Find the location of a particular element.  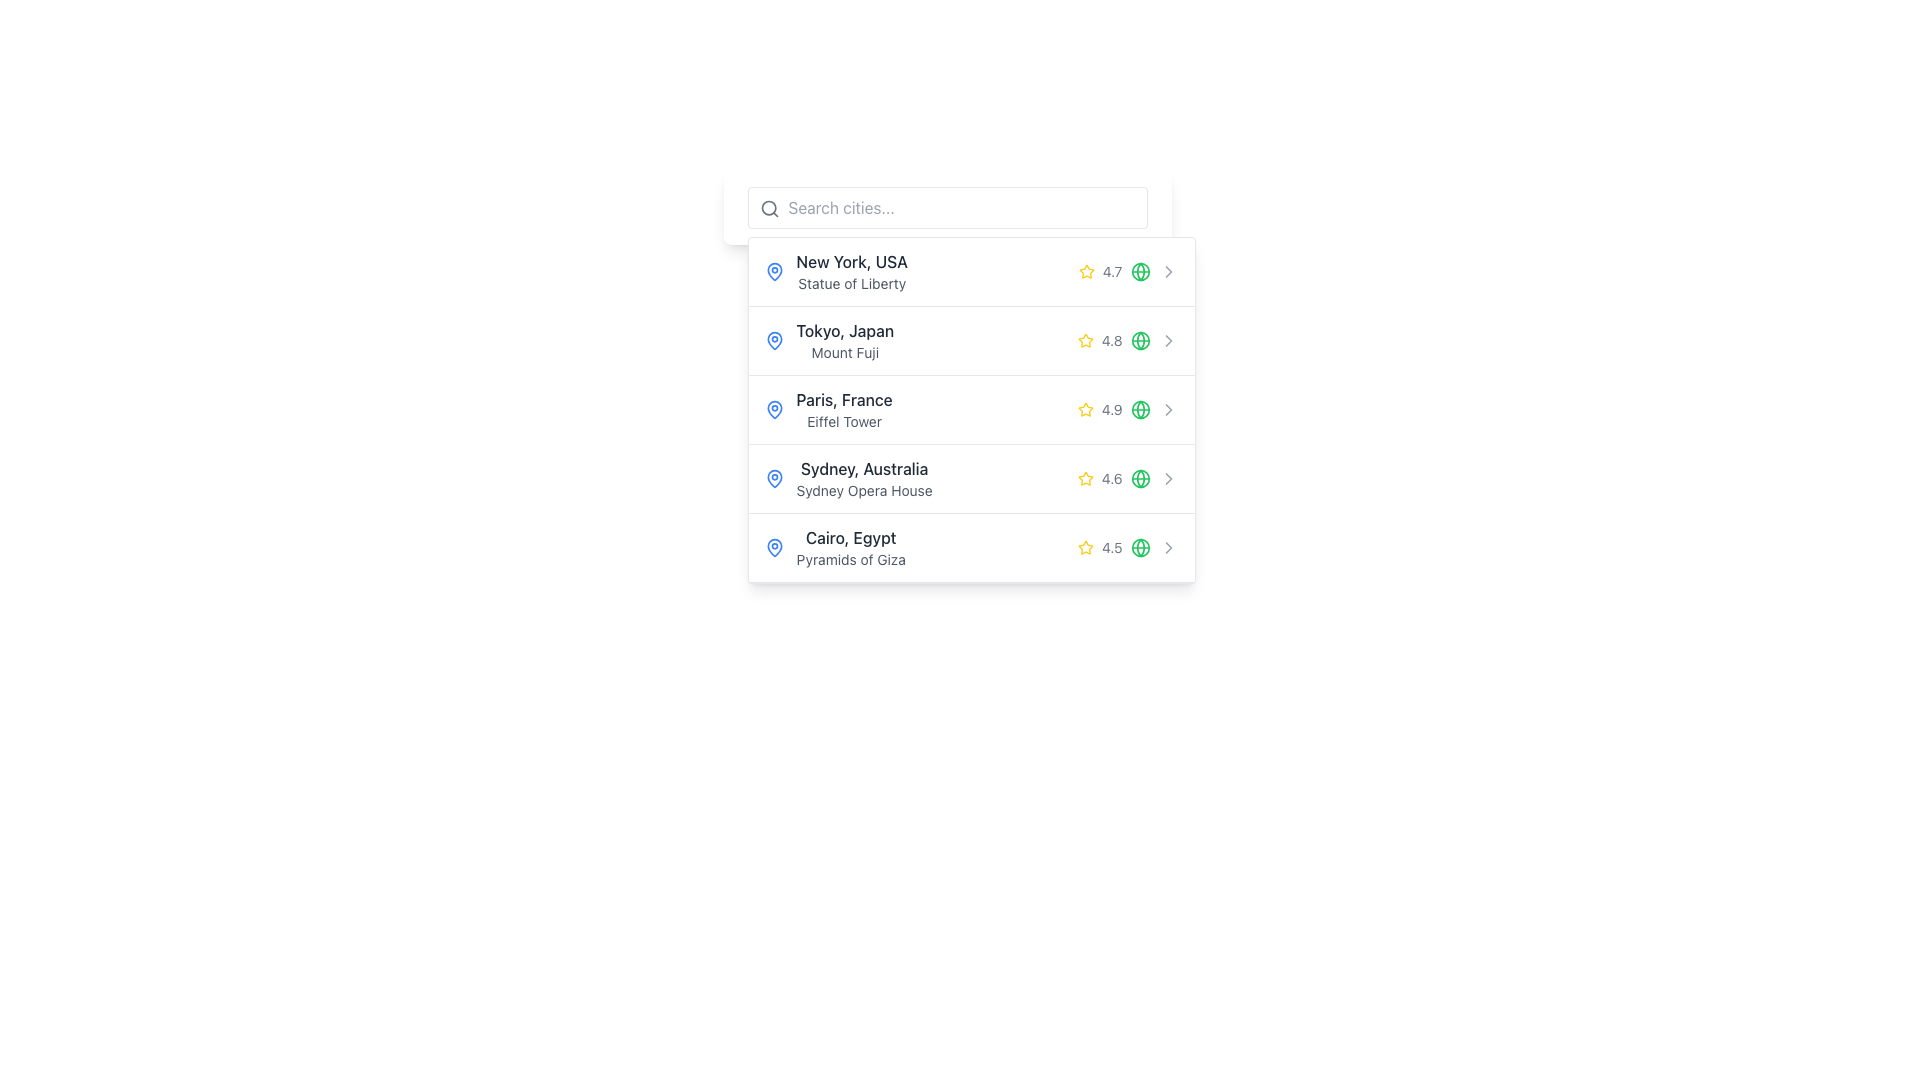

the first selectable item in the location list representing 'New York, USA - Statue of Liberty' is located at coordinates (971, 272).